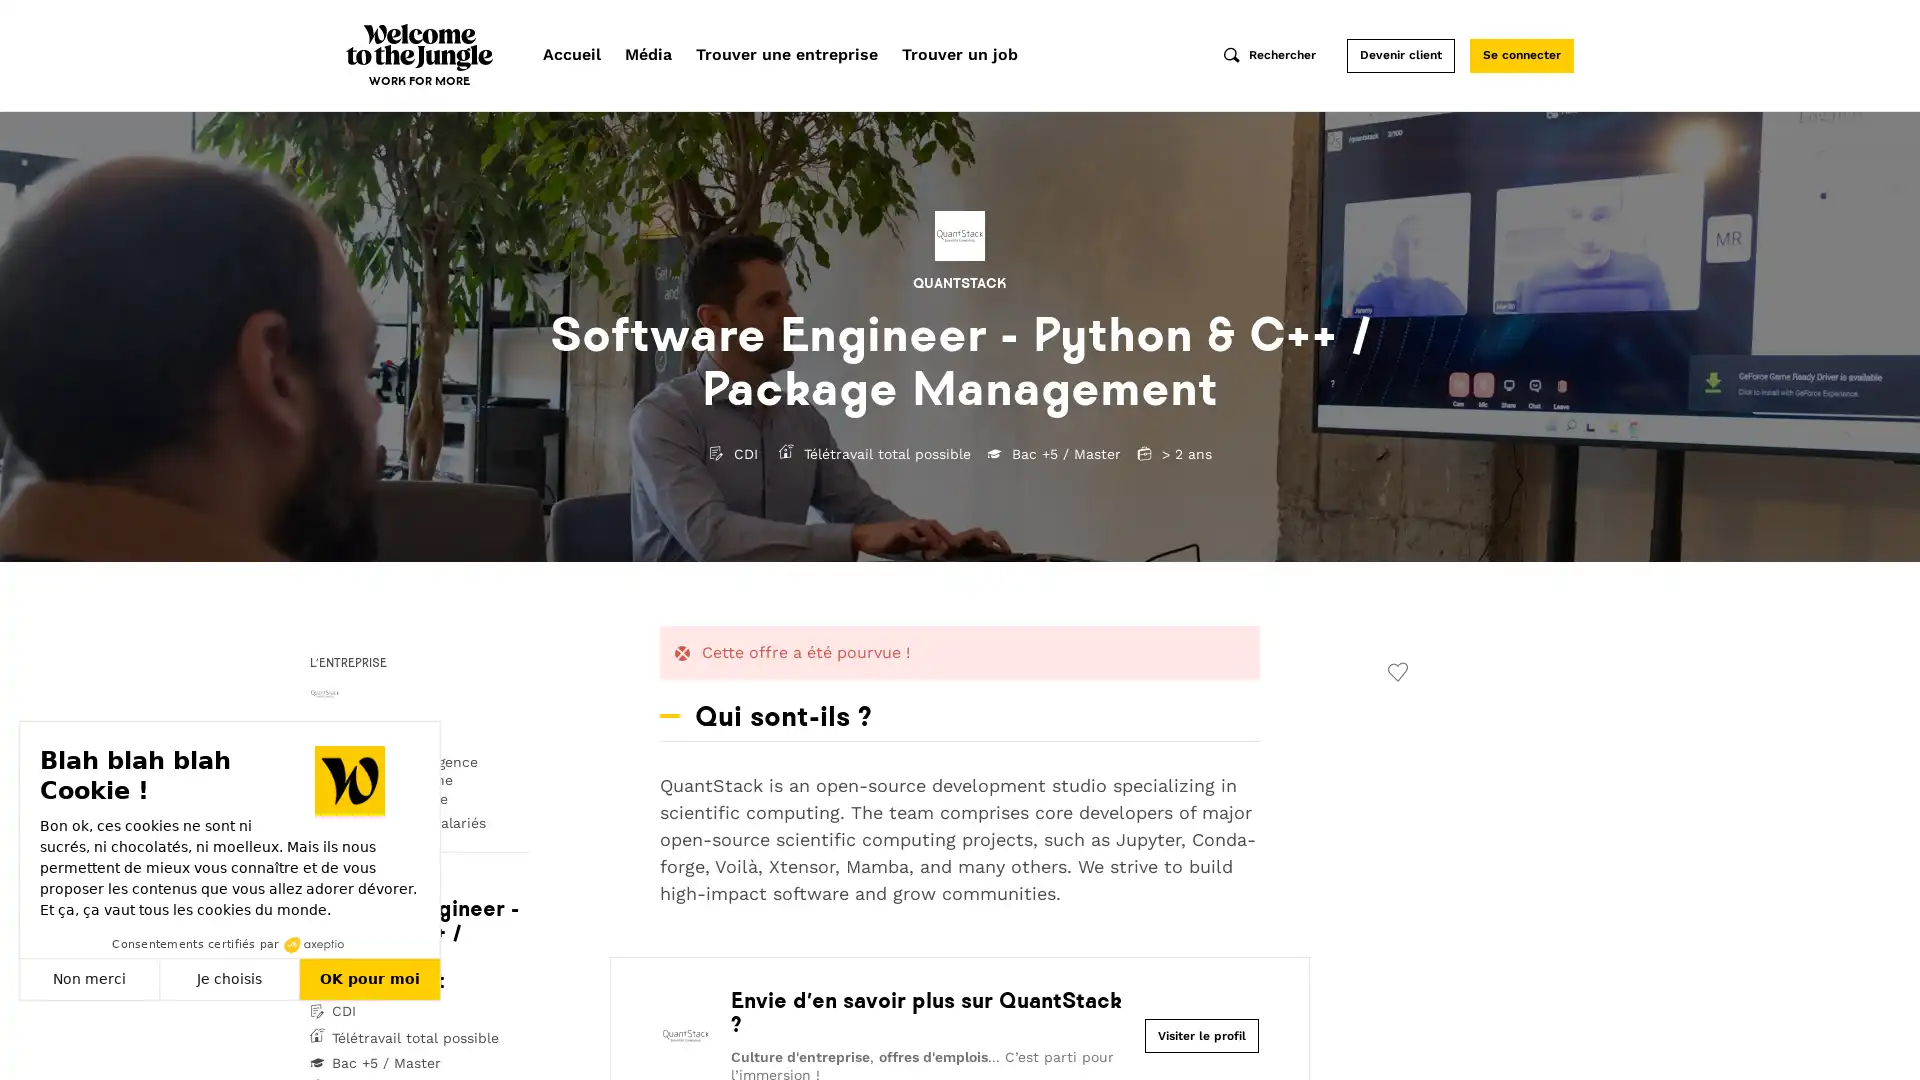 This screenshot has height=1080, width=1920. Describe the element at coordinates (89, 978) in the screenshot. I see `Non merci` at that location.